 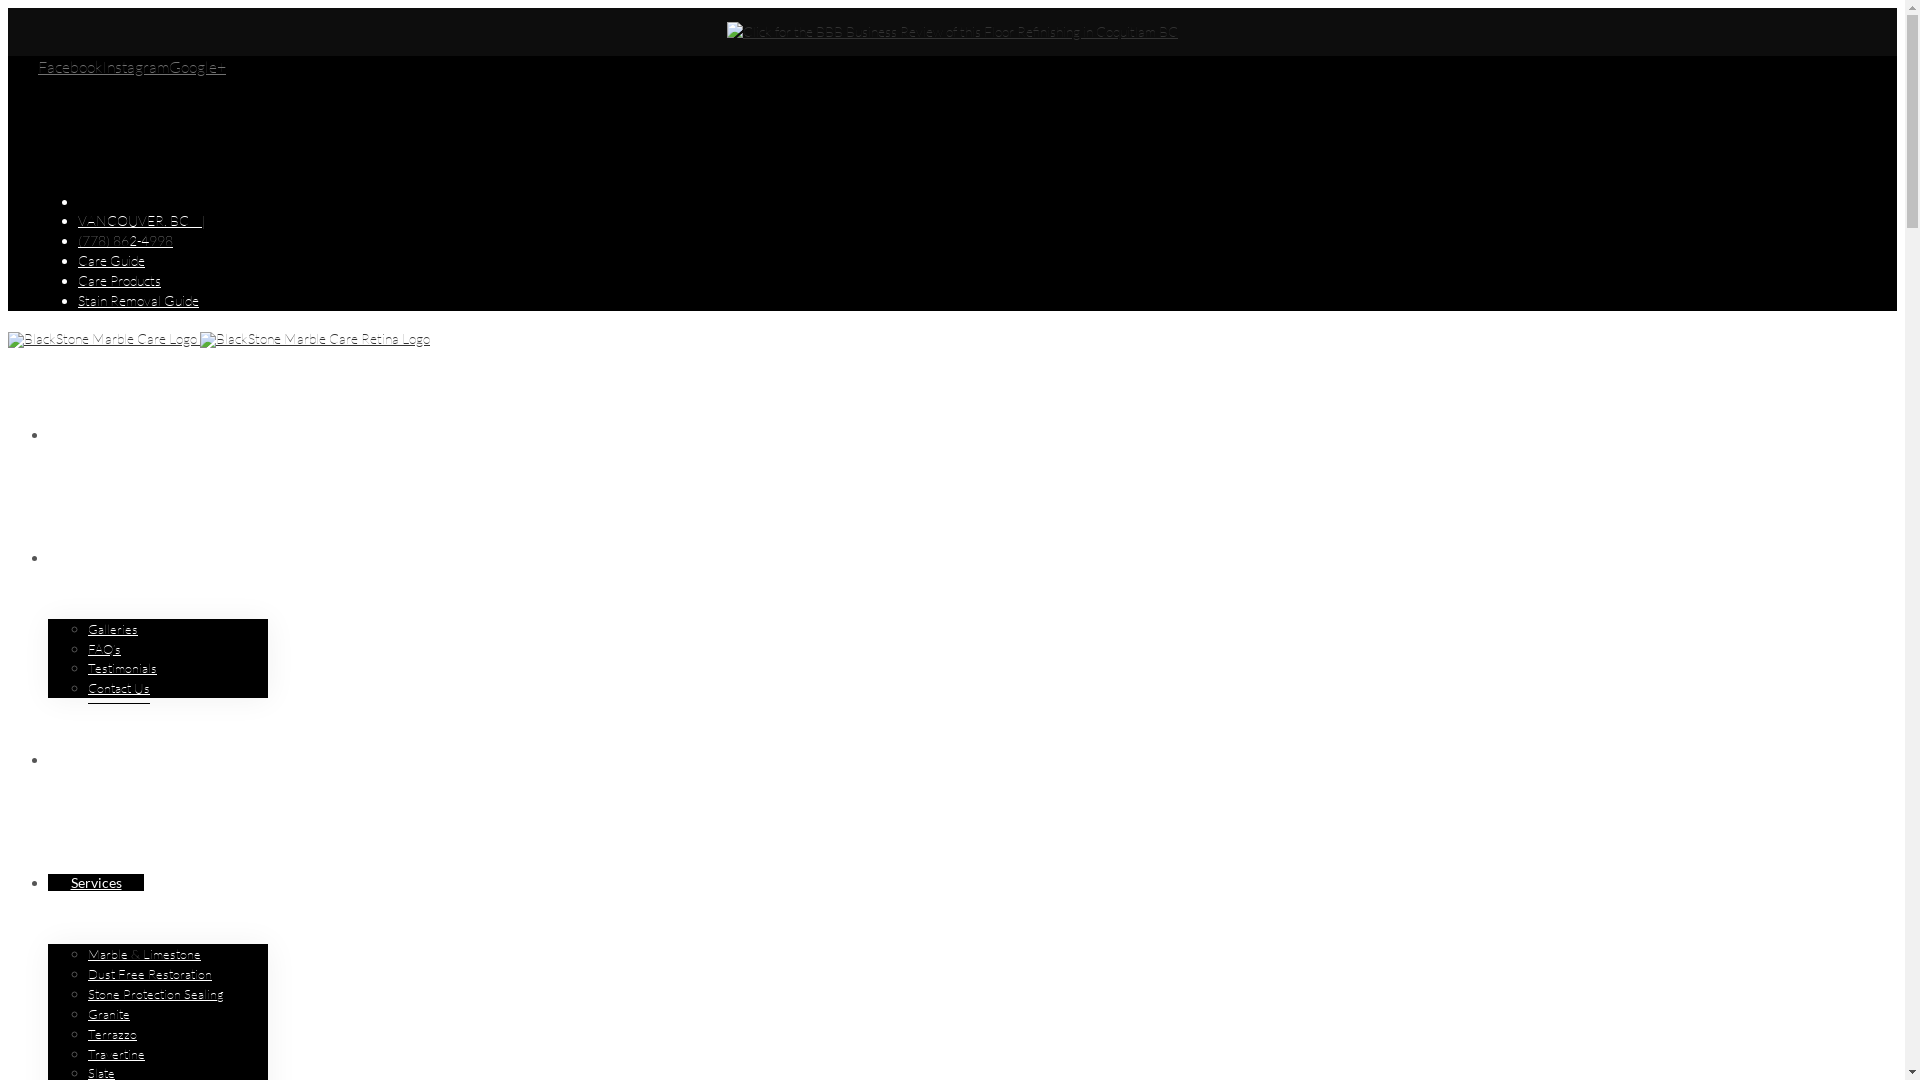 I want to click on 'Care Products', so click(x=118, y=280).